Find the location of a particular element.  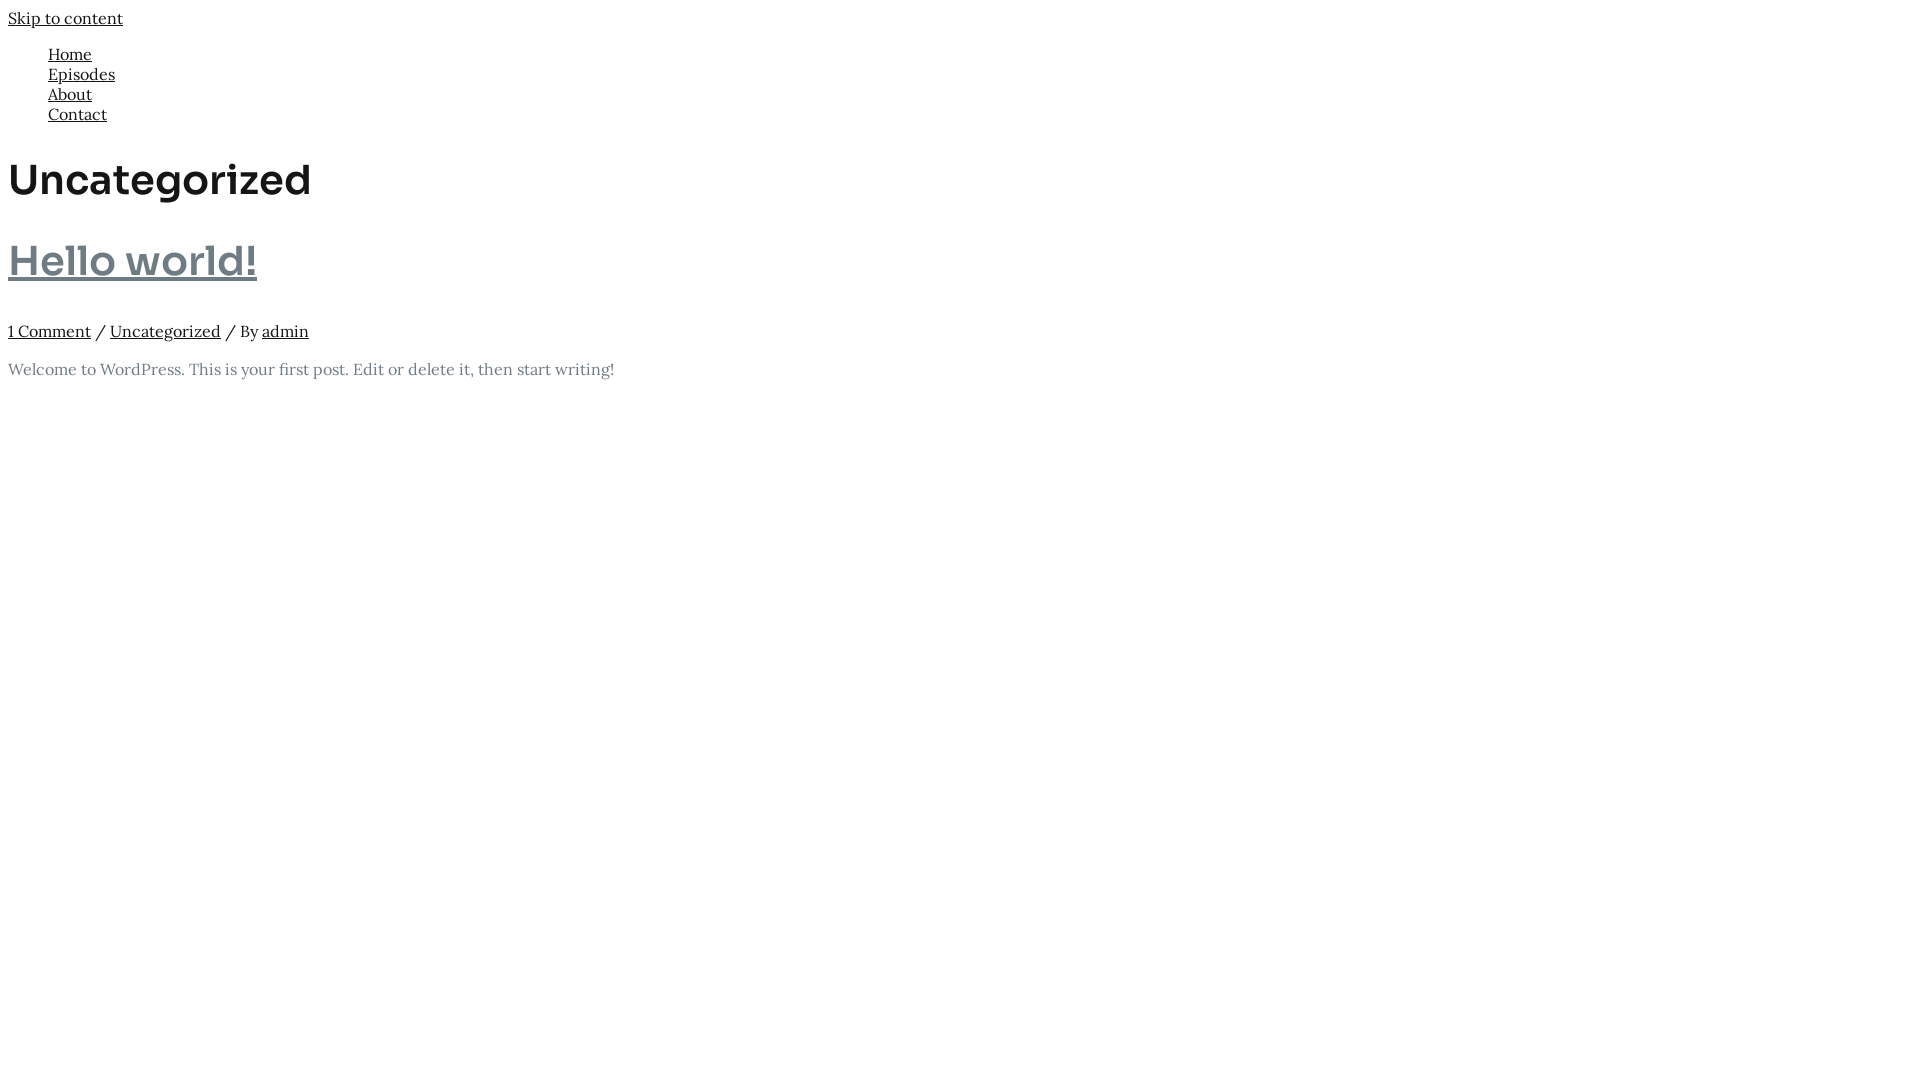

'Home' is located at coordinates (979, 53).